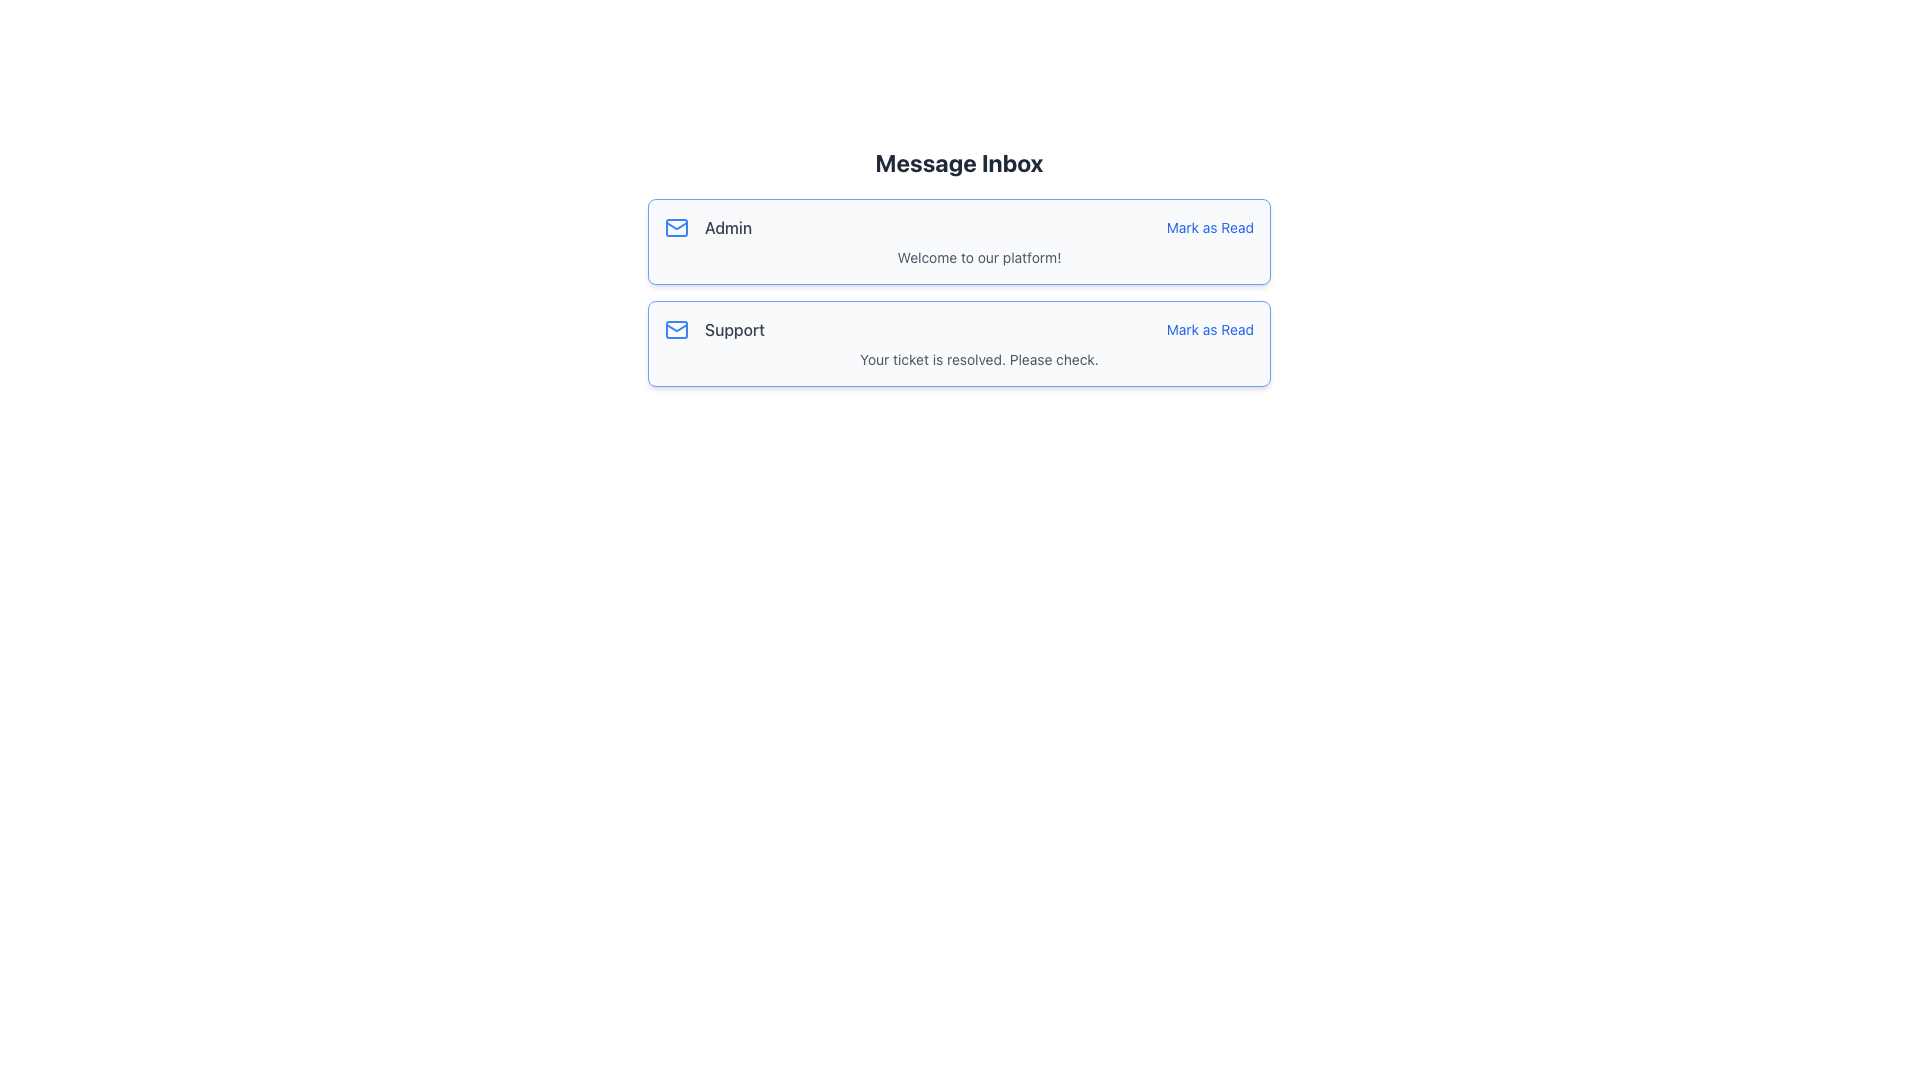 The height and width of the screenshot is (1080, 1920). I want to click on the Text Label, which serves as the title for the section and is positioned above the message items in the central content area, so click(958, 161).